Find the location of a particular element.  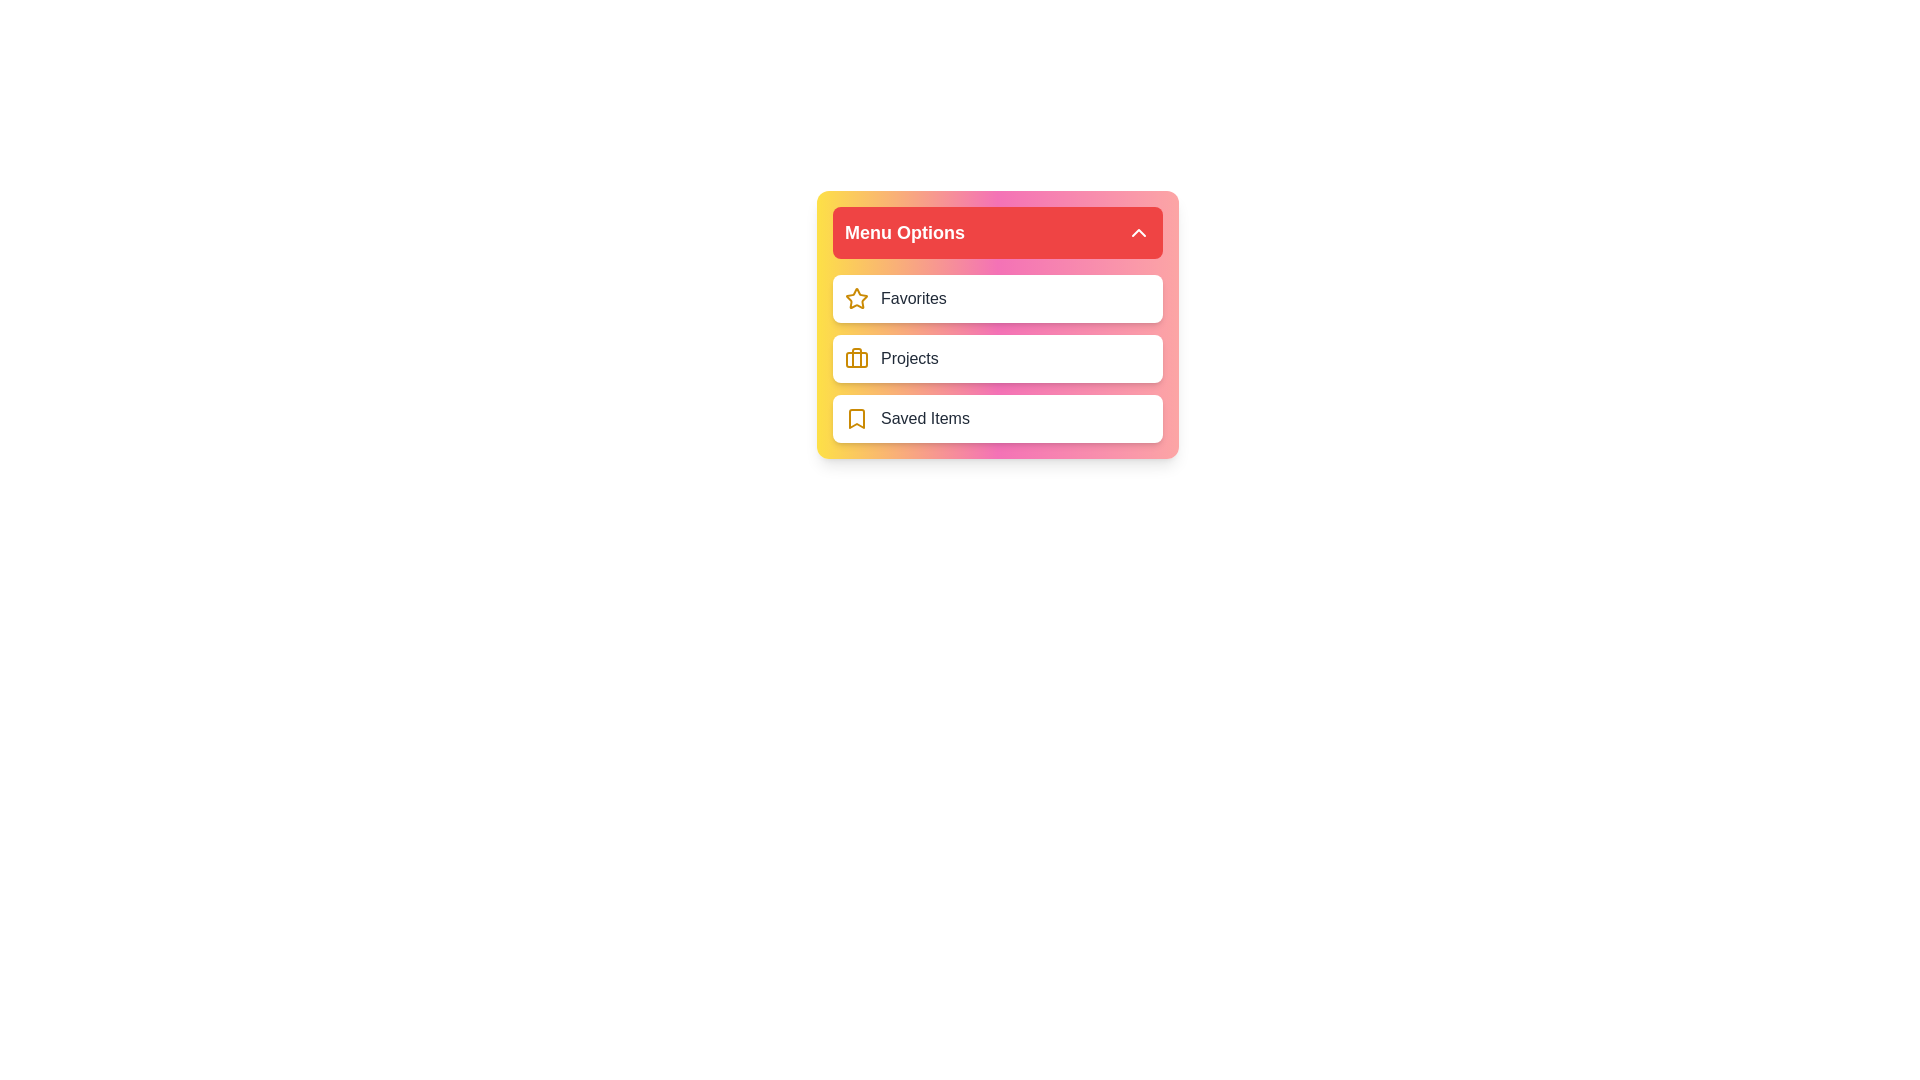

the top button labeled 'Menu Options' to toggle the menu is located at coordinates (998, 231).